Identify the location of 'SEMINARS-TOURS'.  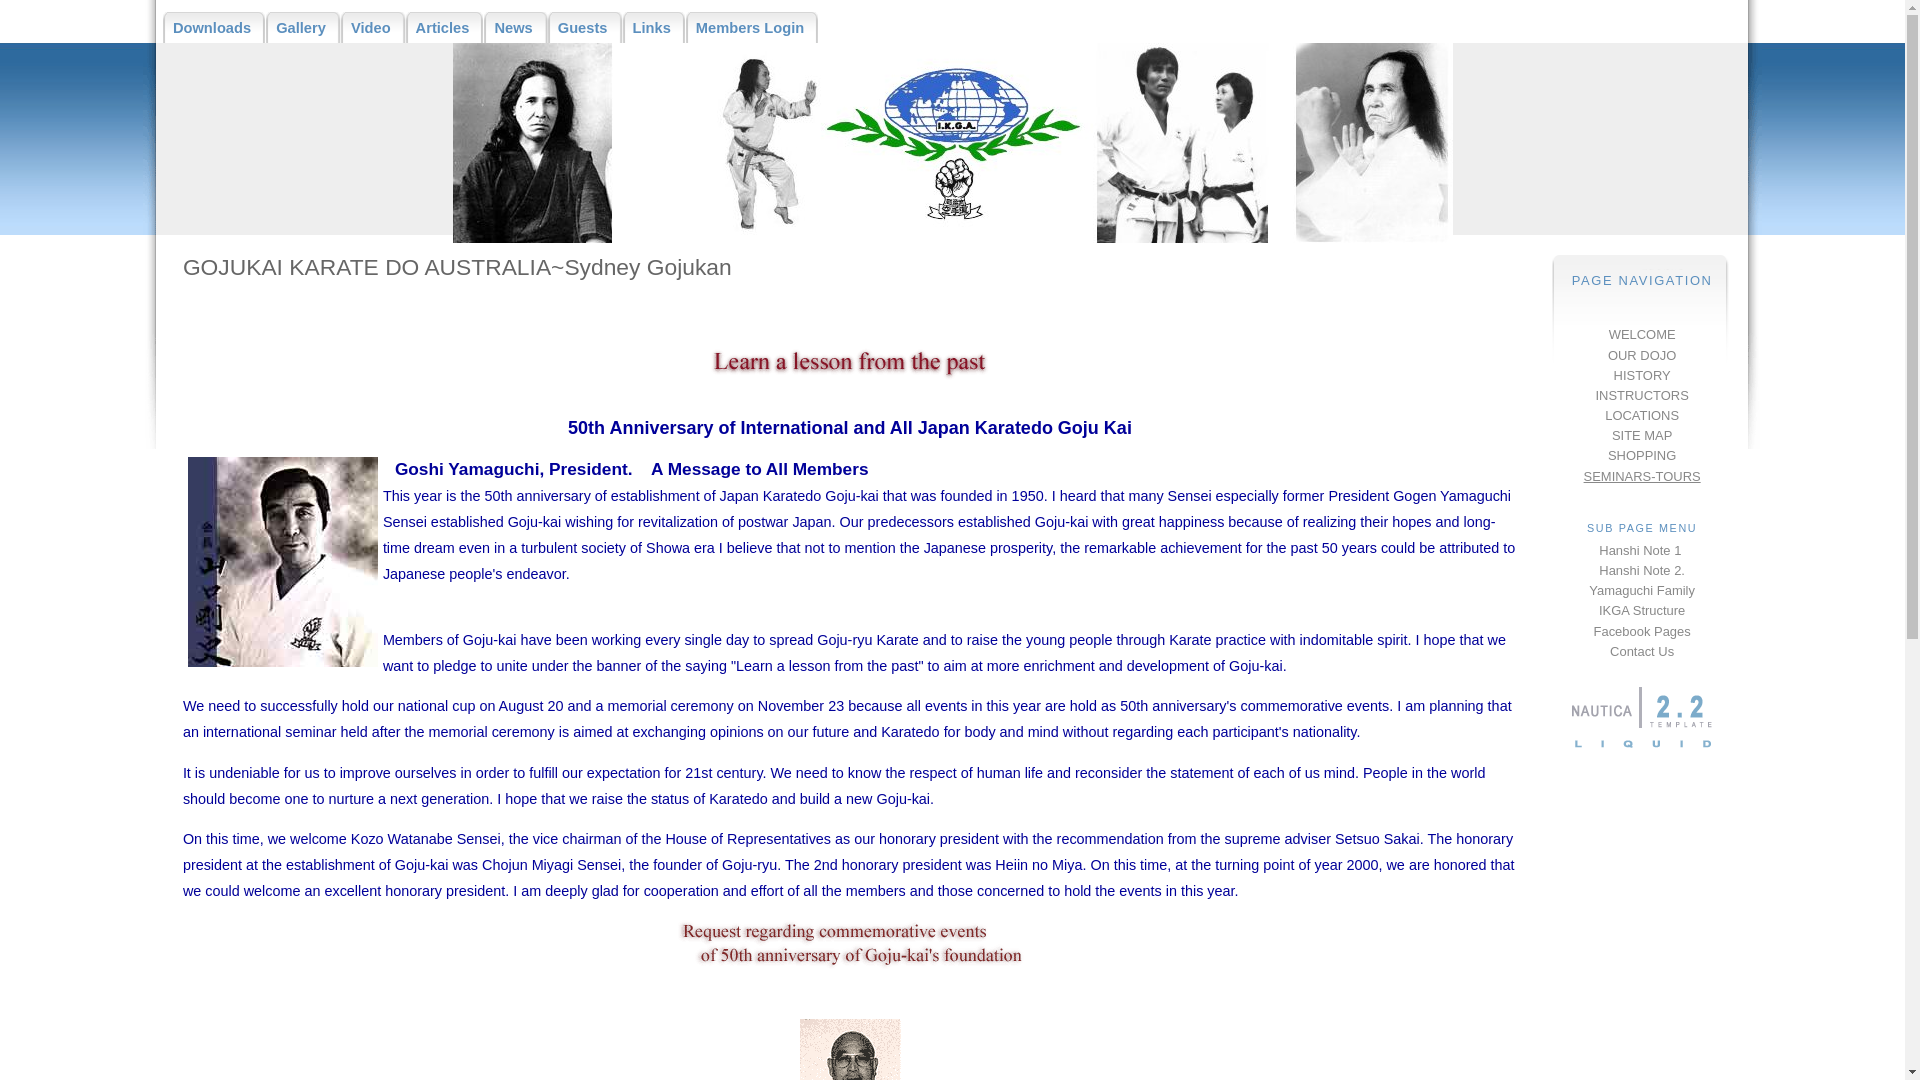
(1583, 475).